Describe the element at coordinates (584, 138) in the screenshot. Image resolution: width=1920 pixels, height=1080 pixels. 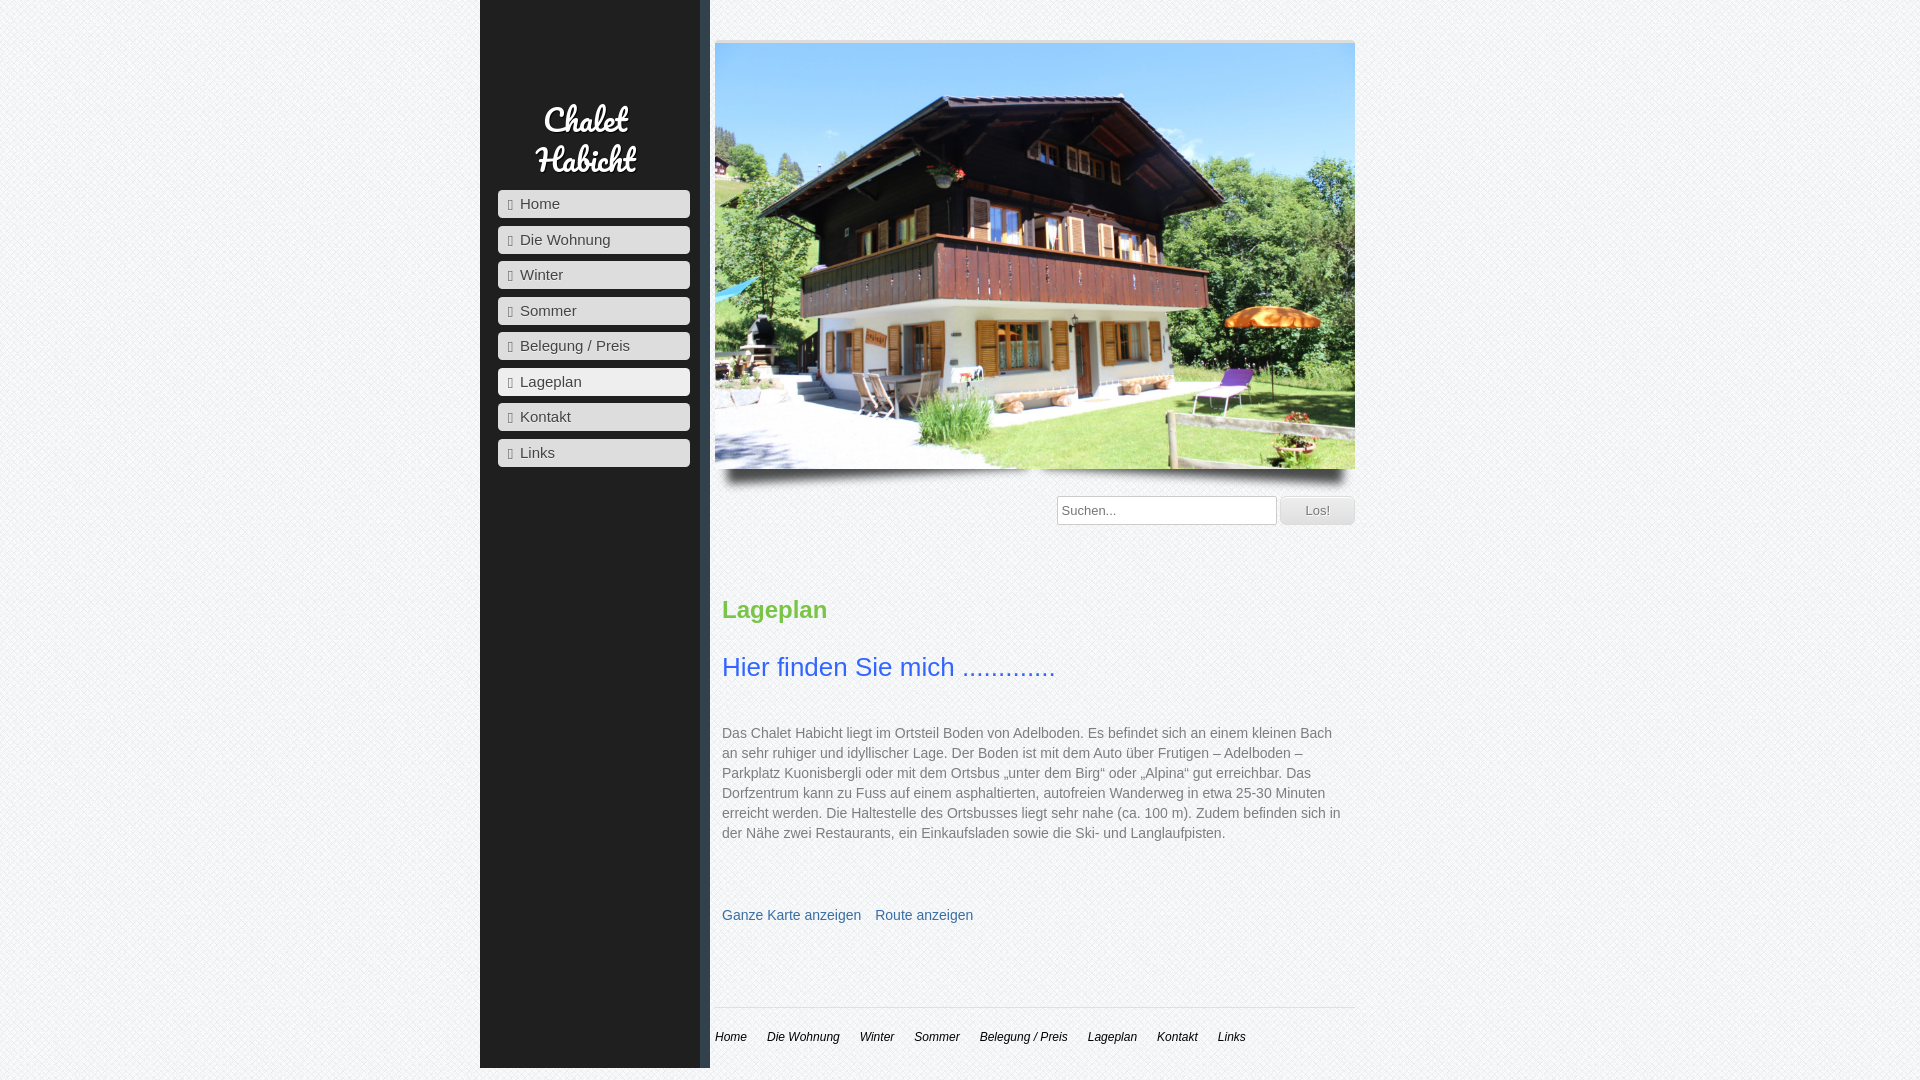
I see `'Chalet Habicht'` at that location.